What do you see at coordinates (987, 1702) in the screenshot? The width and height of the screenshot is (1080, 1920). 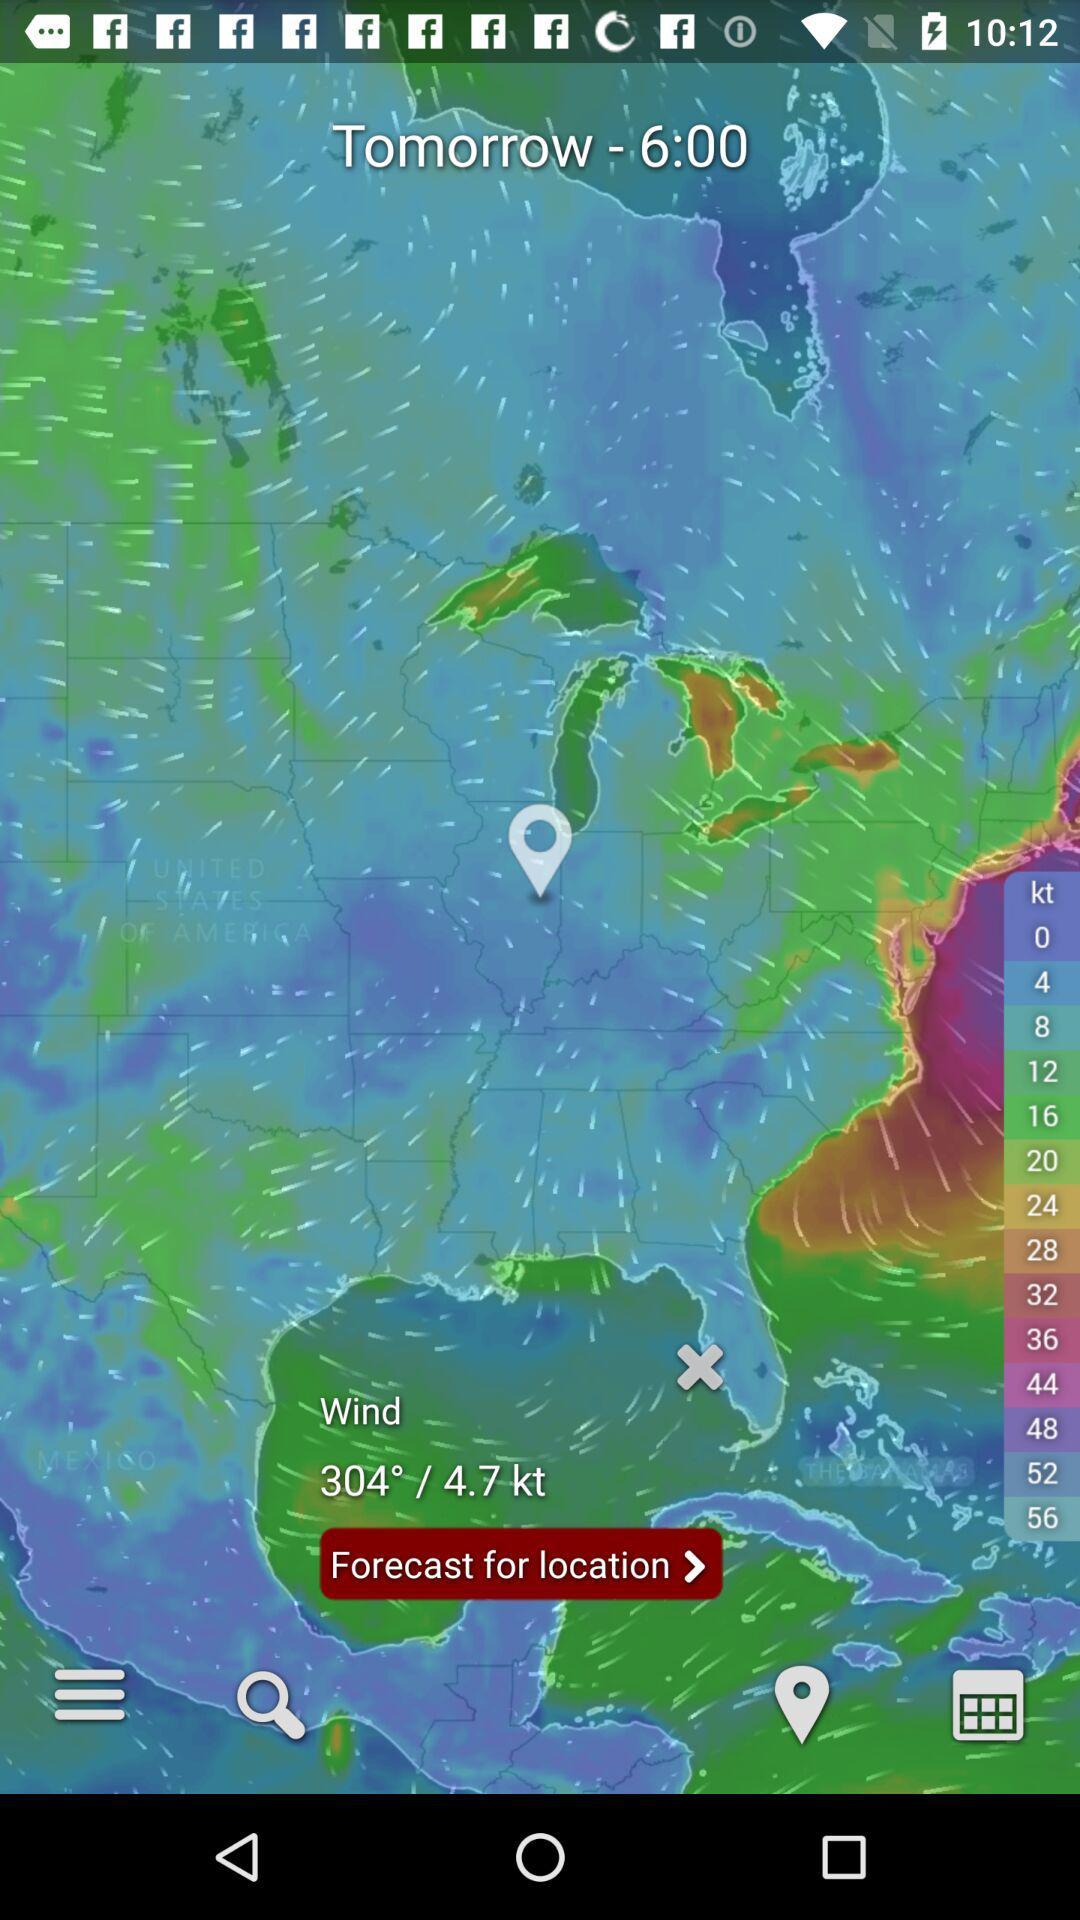 I see `the icon to the right of the d icon` at bounding box center [987, 1702].